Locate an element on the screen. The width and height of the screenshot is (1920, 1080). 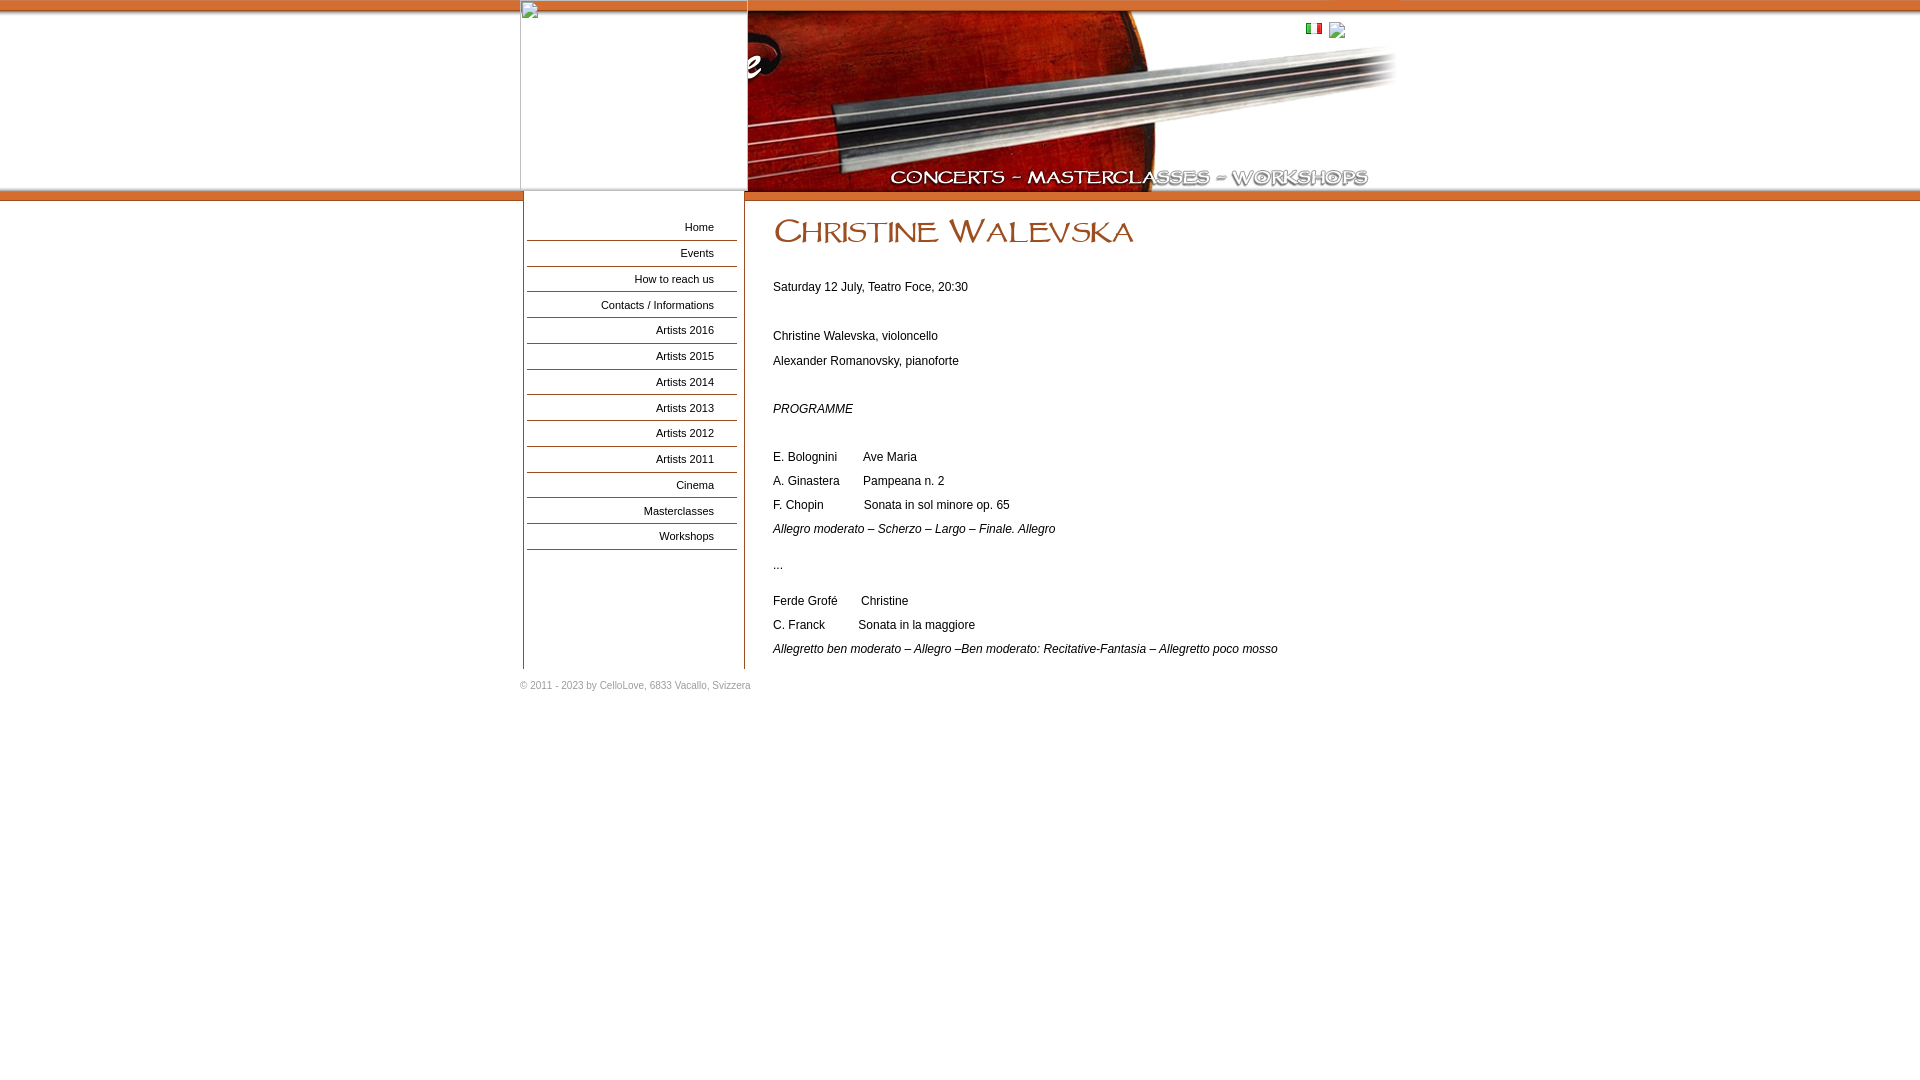
'English' is located at coordinates (1353, 30).